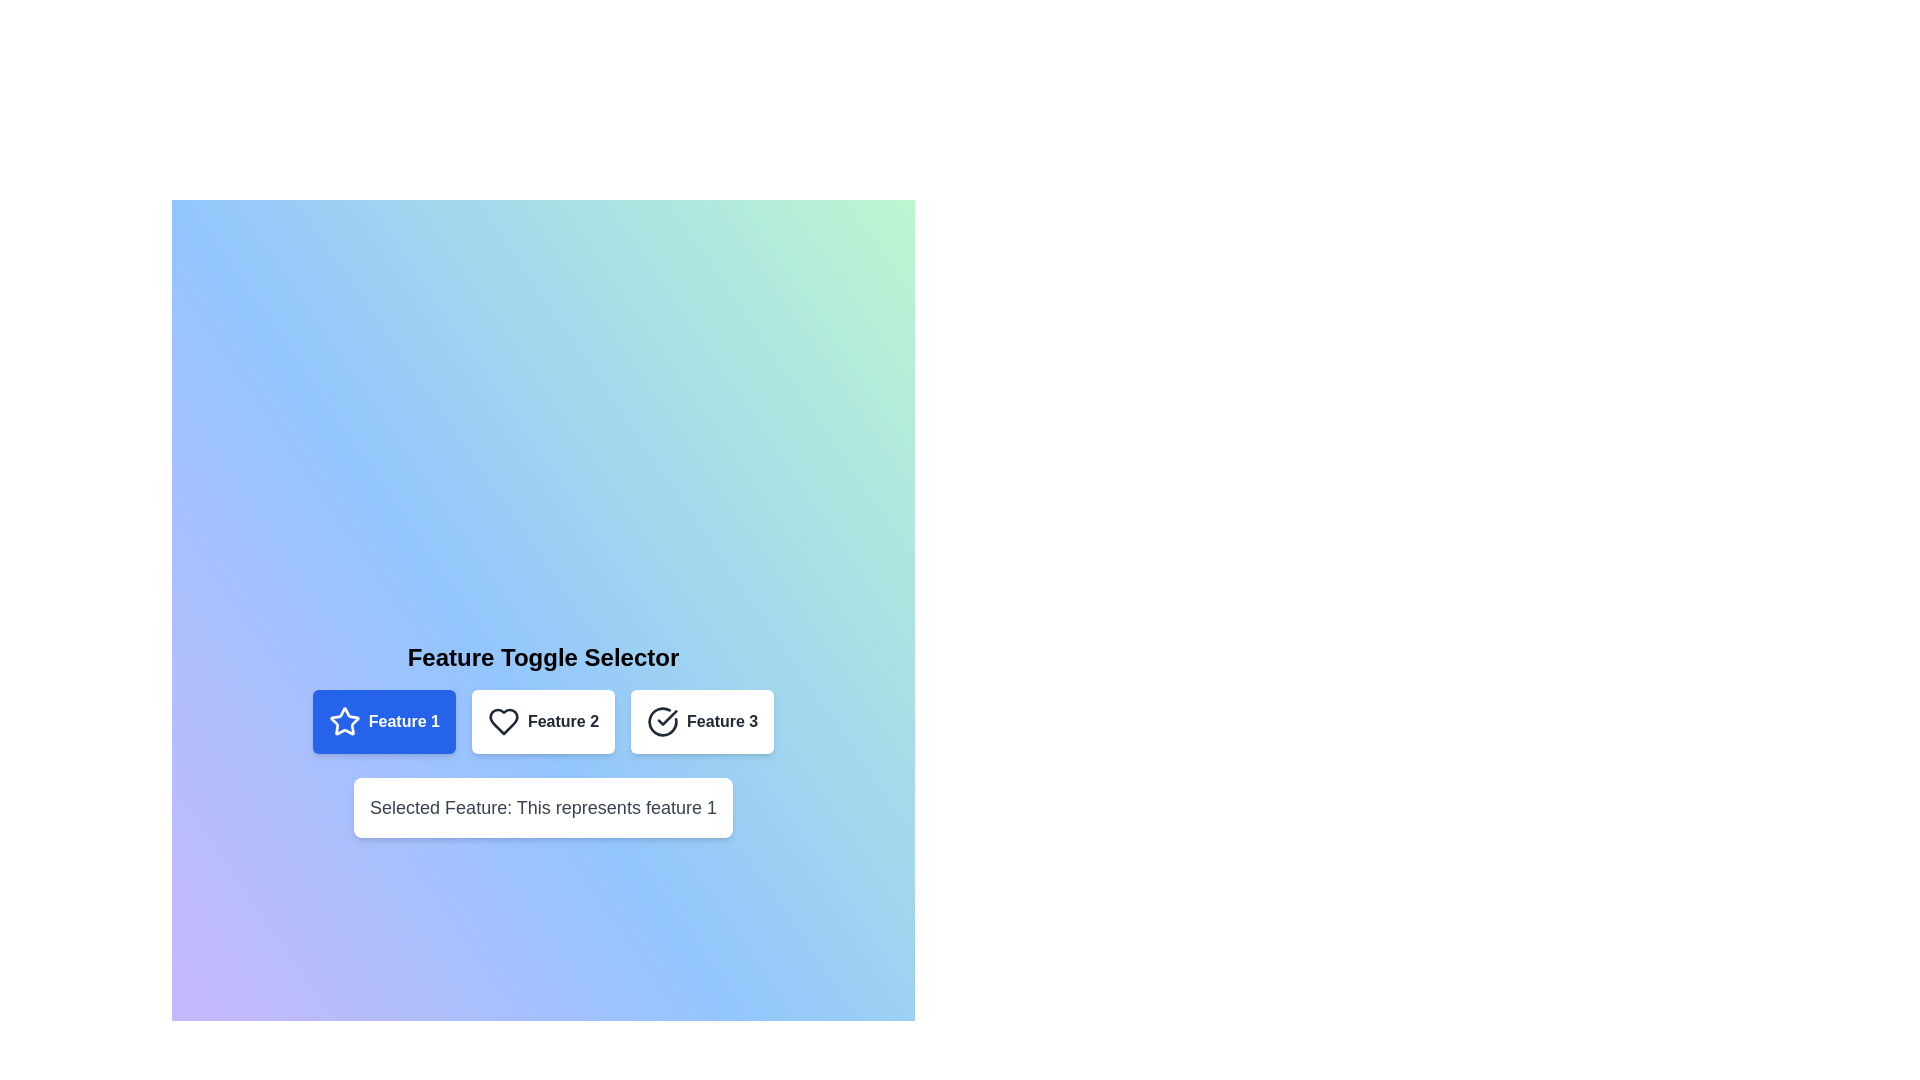 Image resolution: width=1920 pixels, height=1080 pixels. Describe the element at coordinates (384, 721) in the screenshot. I see `button labeled 'Feature 1' to select it` at that location.